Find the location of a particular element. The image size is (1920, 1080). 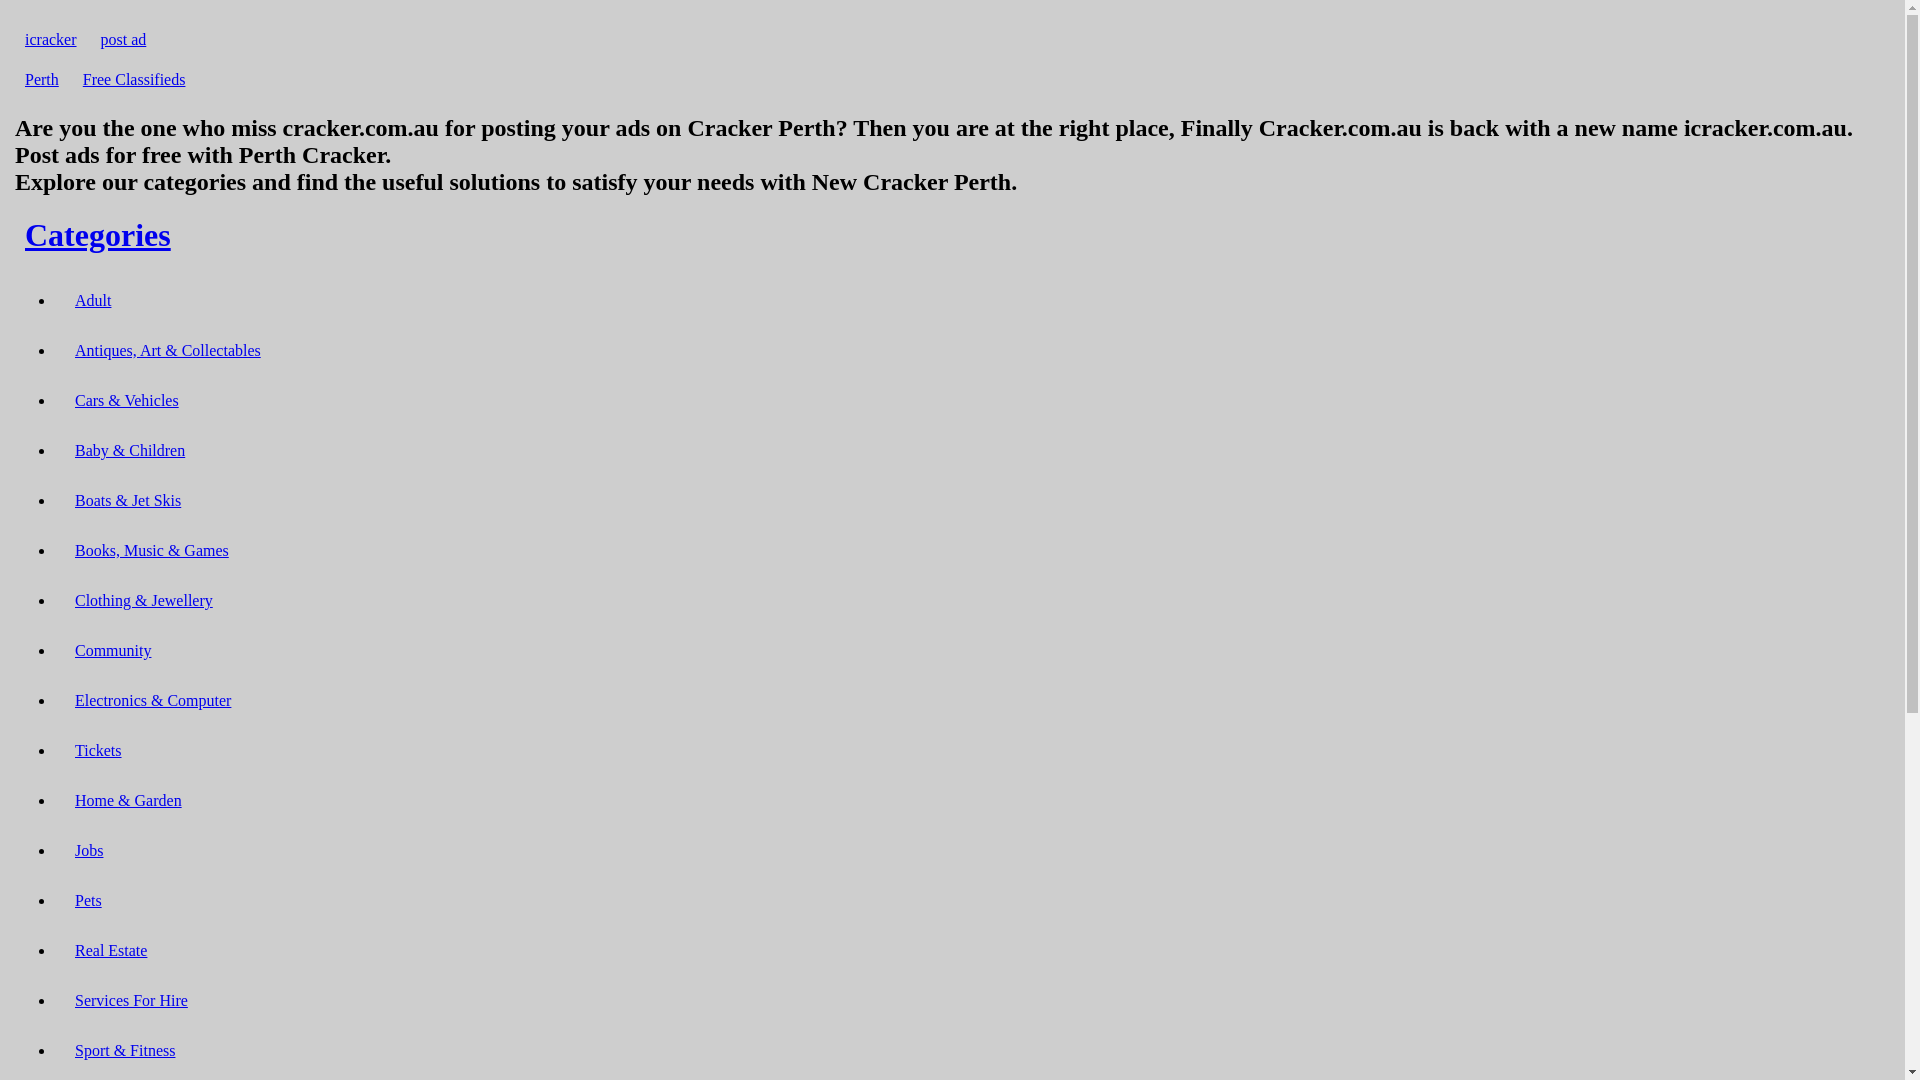

'Services For Hire' is located at coordinates (130, 1000).